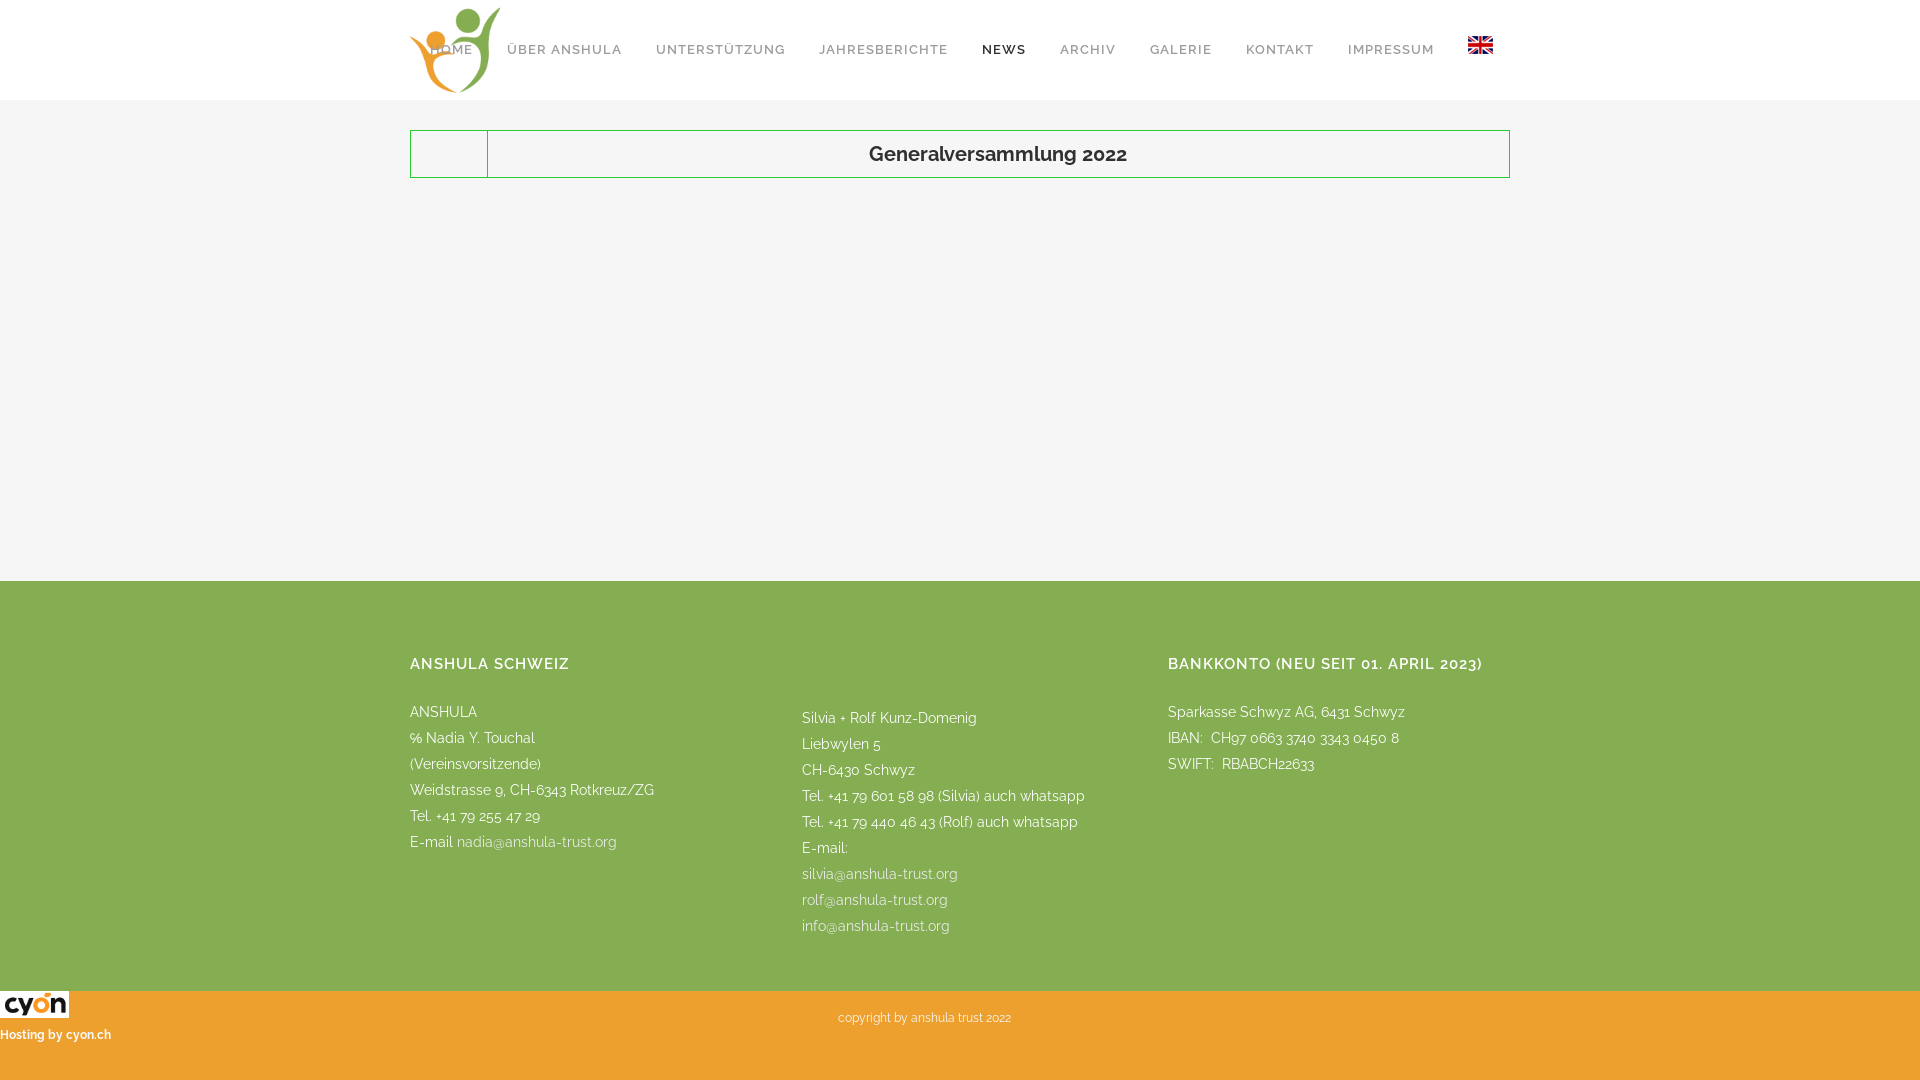 The width and height of the screenshot is (1920, 1080). Describe the element at coordinates (1003, 49) in the screenshot. I see `'NEWS'` at that location.